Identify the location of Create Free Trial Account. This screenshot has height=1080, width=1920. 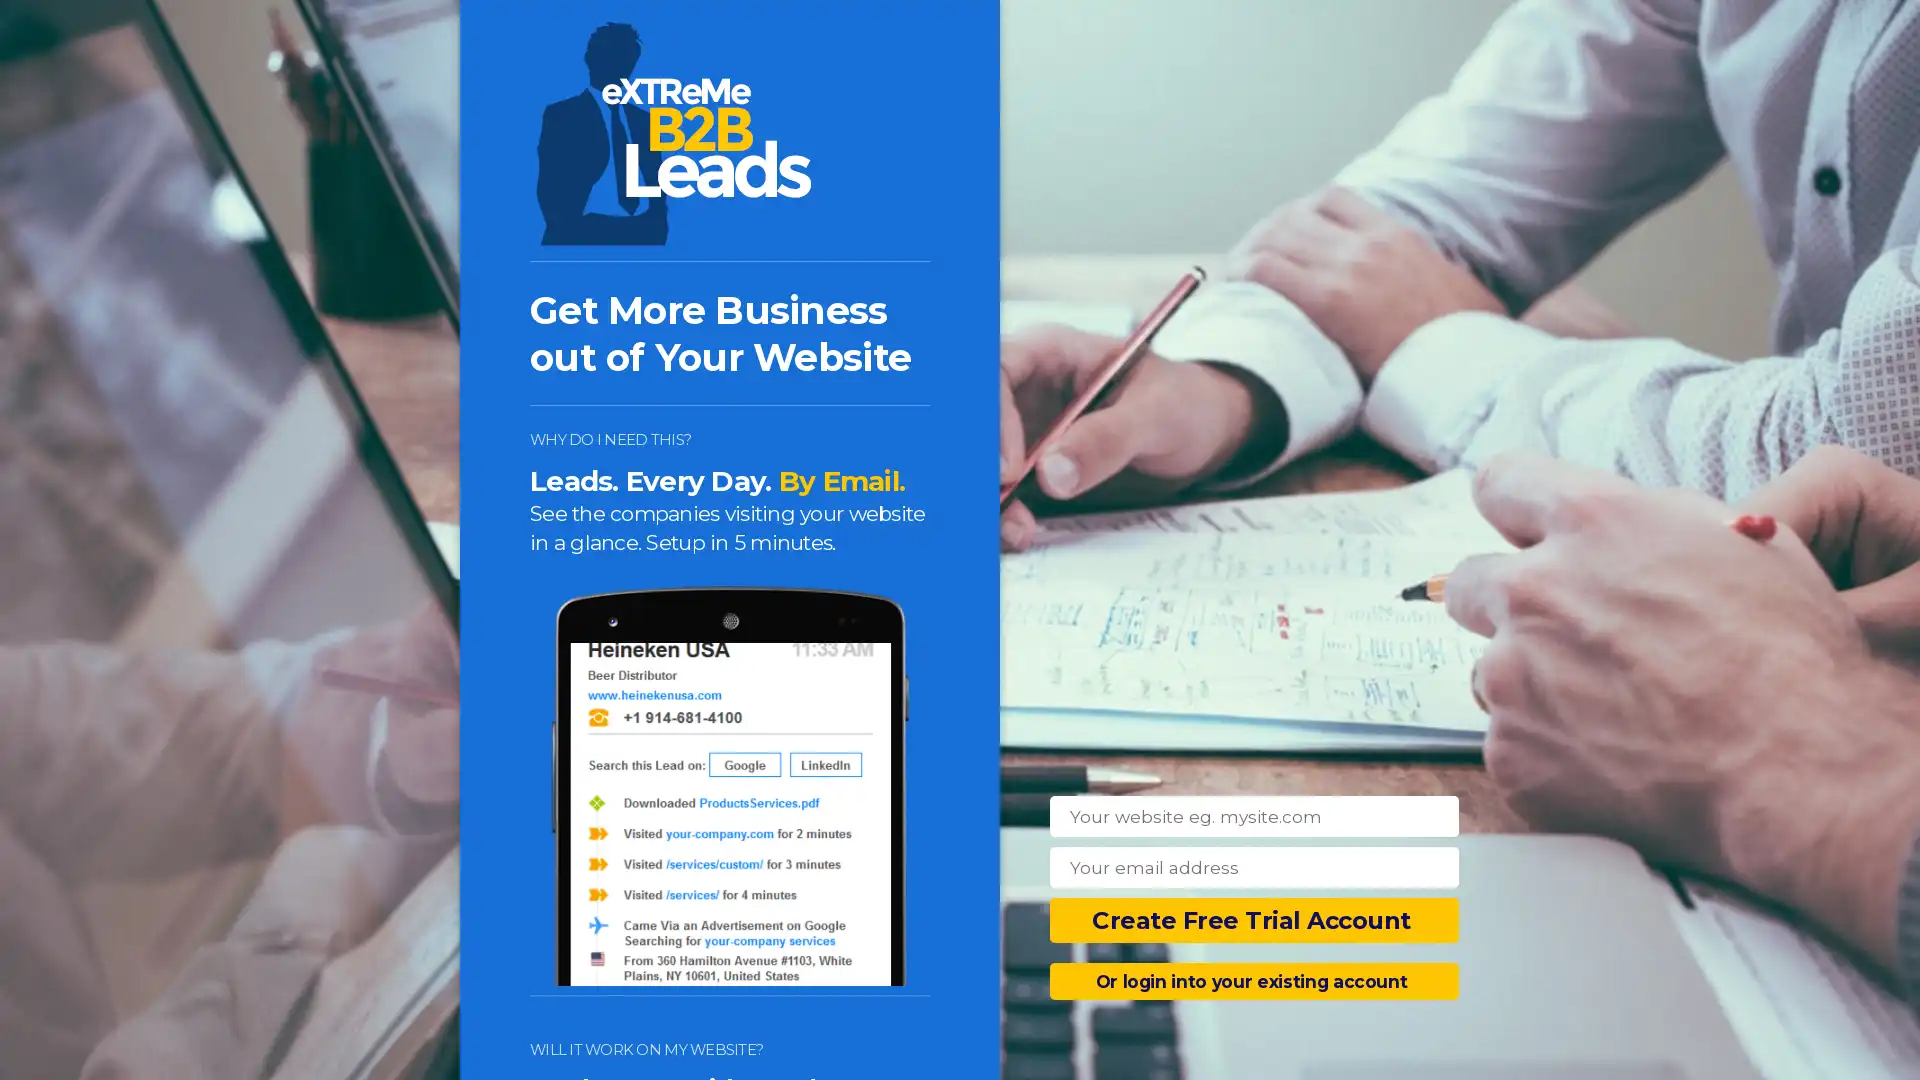
(1253, 920).